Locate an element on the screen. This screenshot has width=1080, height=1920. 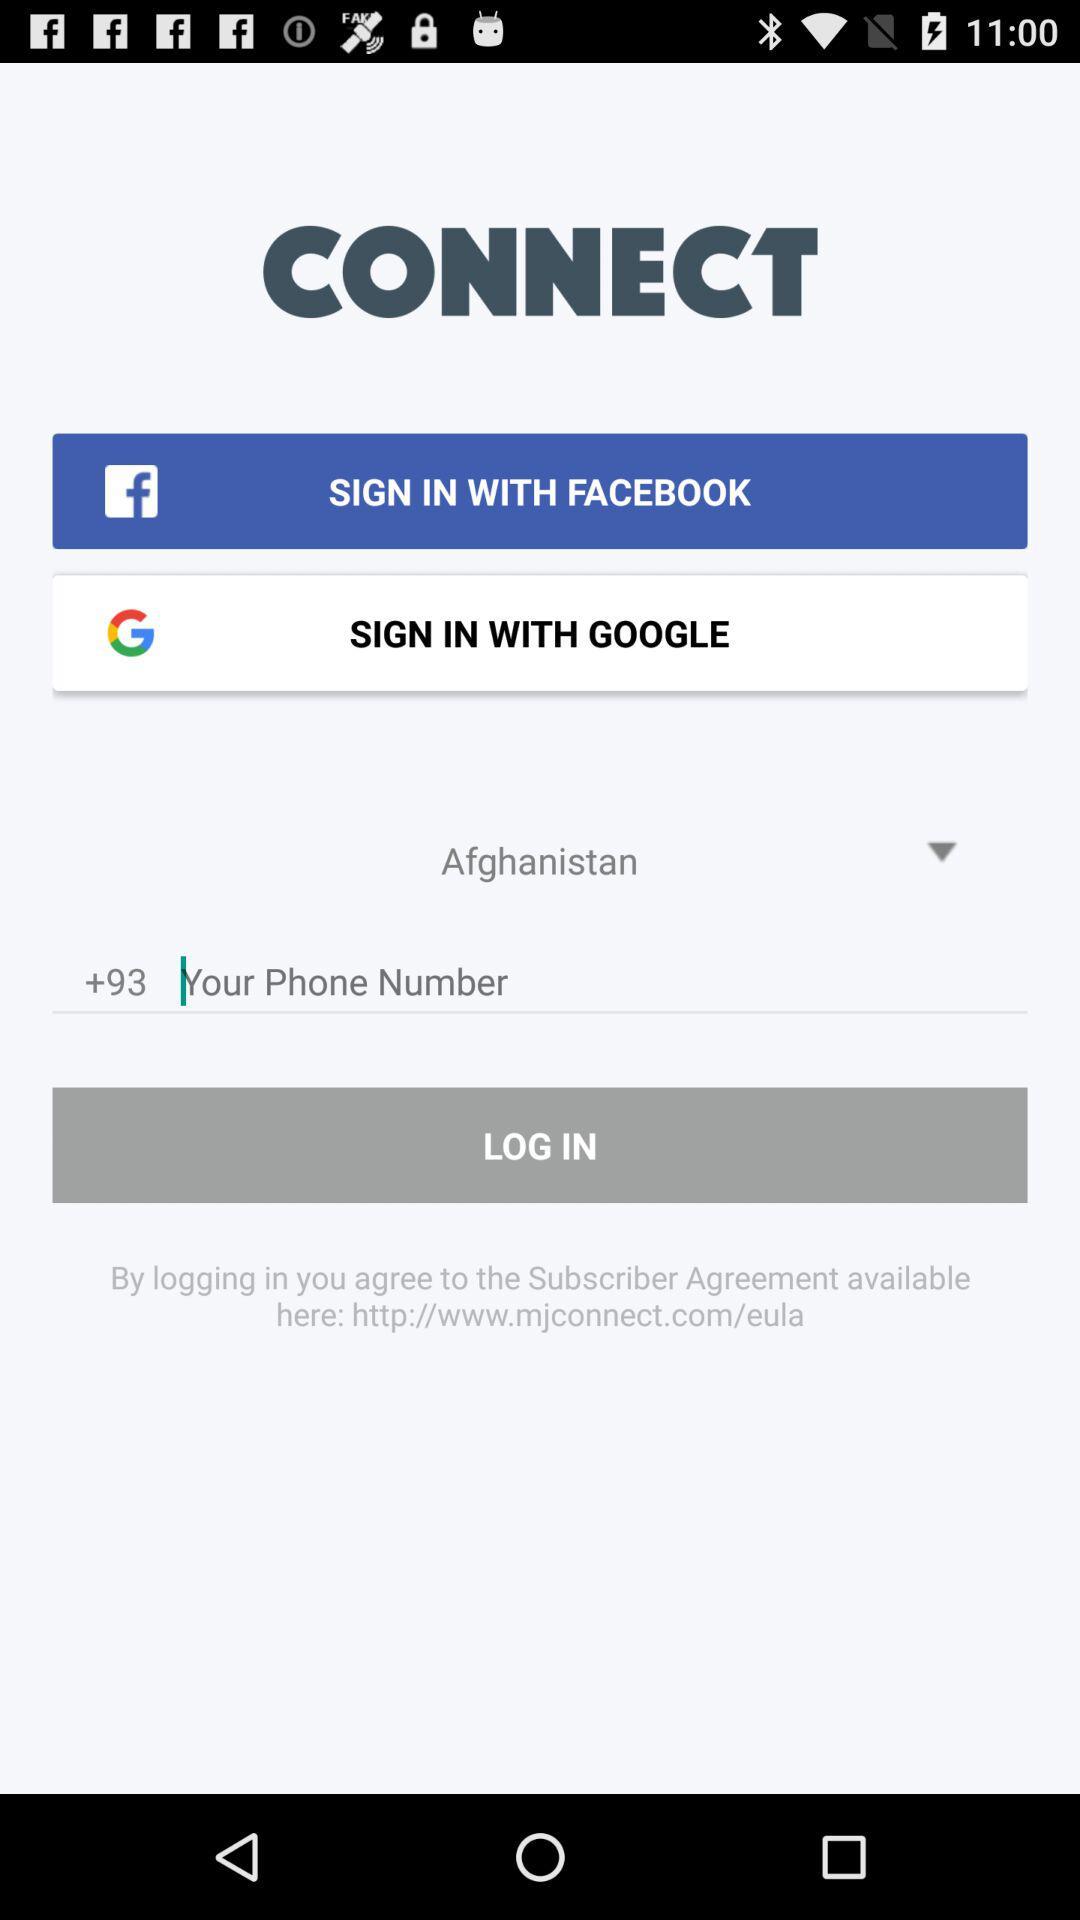
the +93 item is located at coordinates (116, 986).